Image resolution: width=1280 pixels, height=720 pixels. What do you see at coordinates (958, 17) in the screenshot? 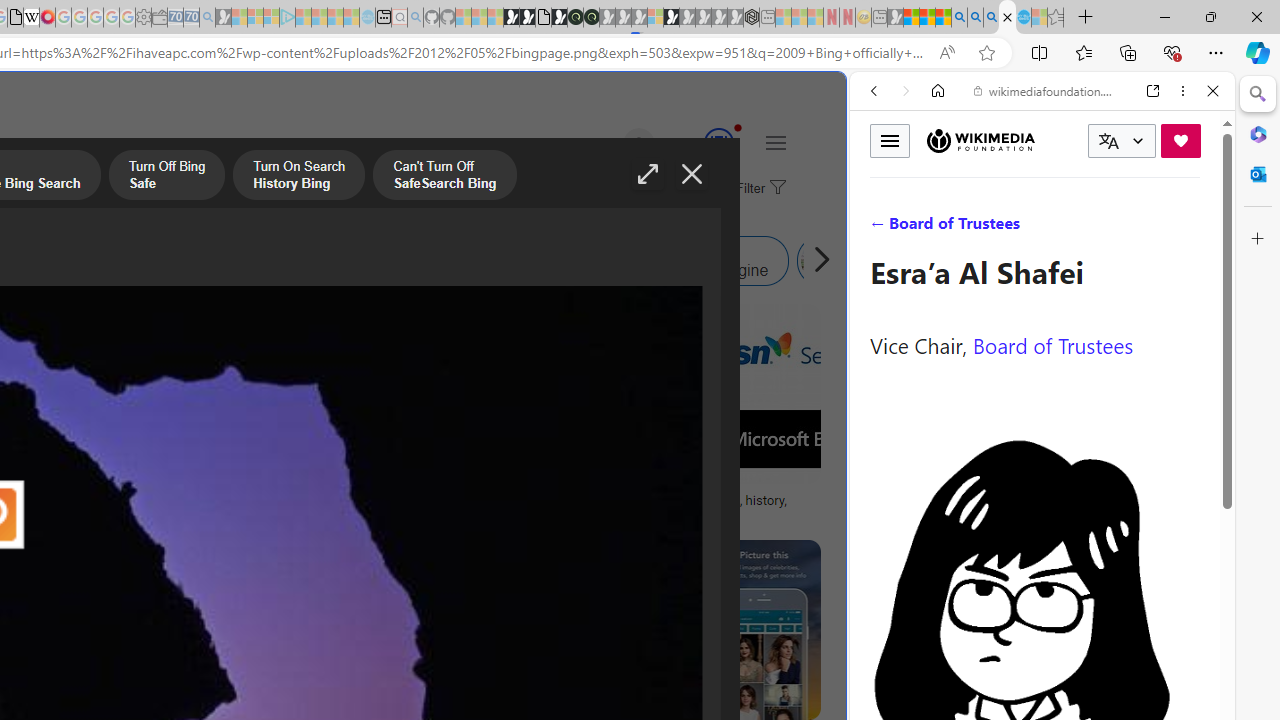
I see `'Bing AI - Search'` at bounding box center [958, 17].